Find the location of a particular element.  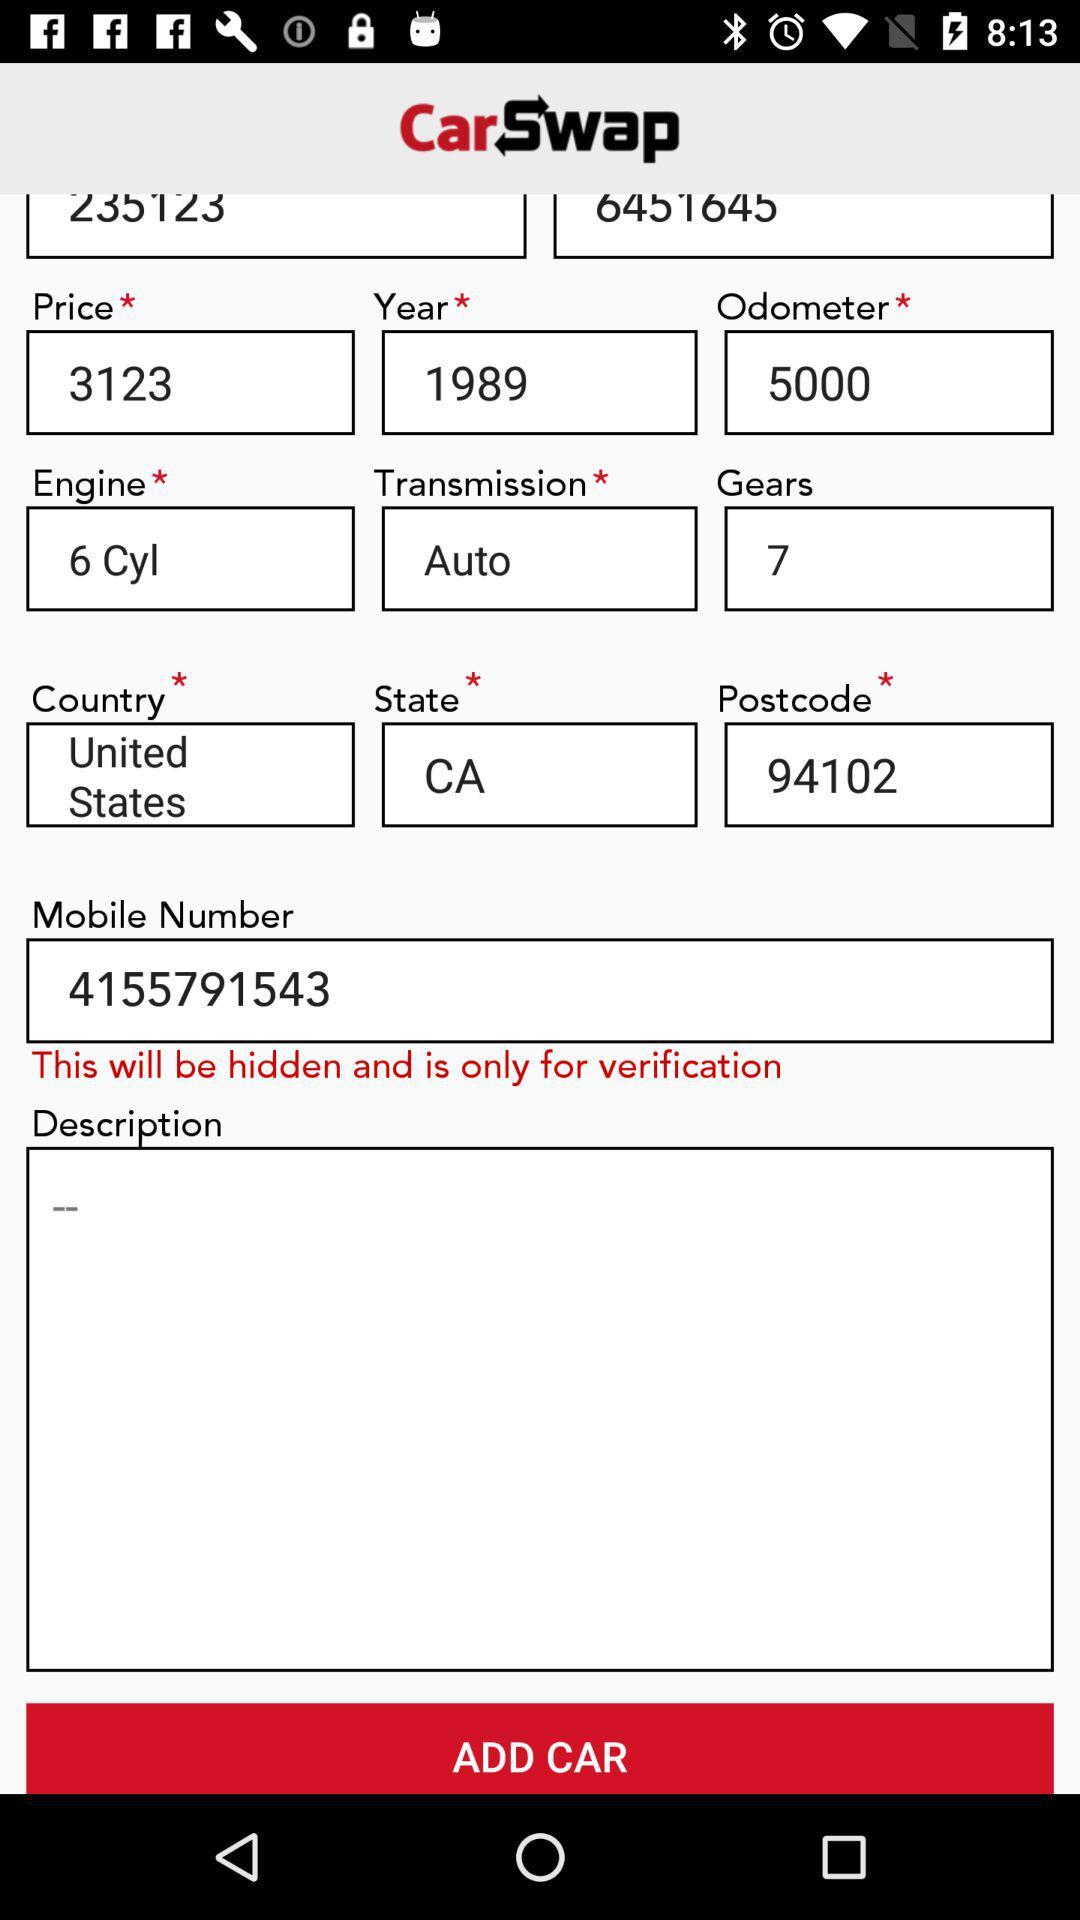

description box is located at coordinates (540, 1408).